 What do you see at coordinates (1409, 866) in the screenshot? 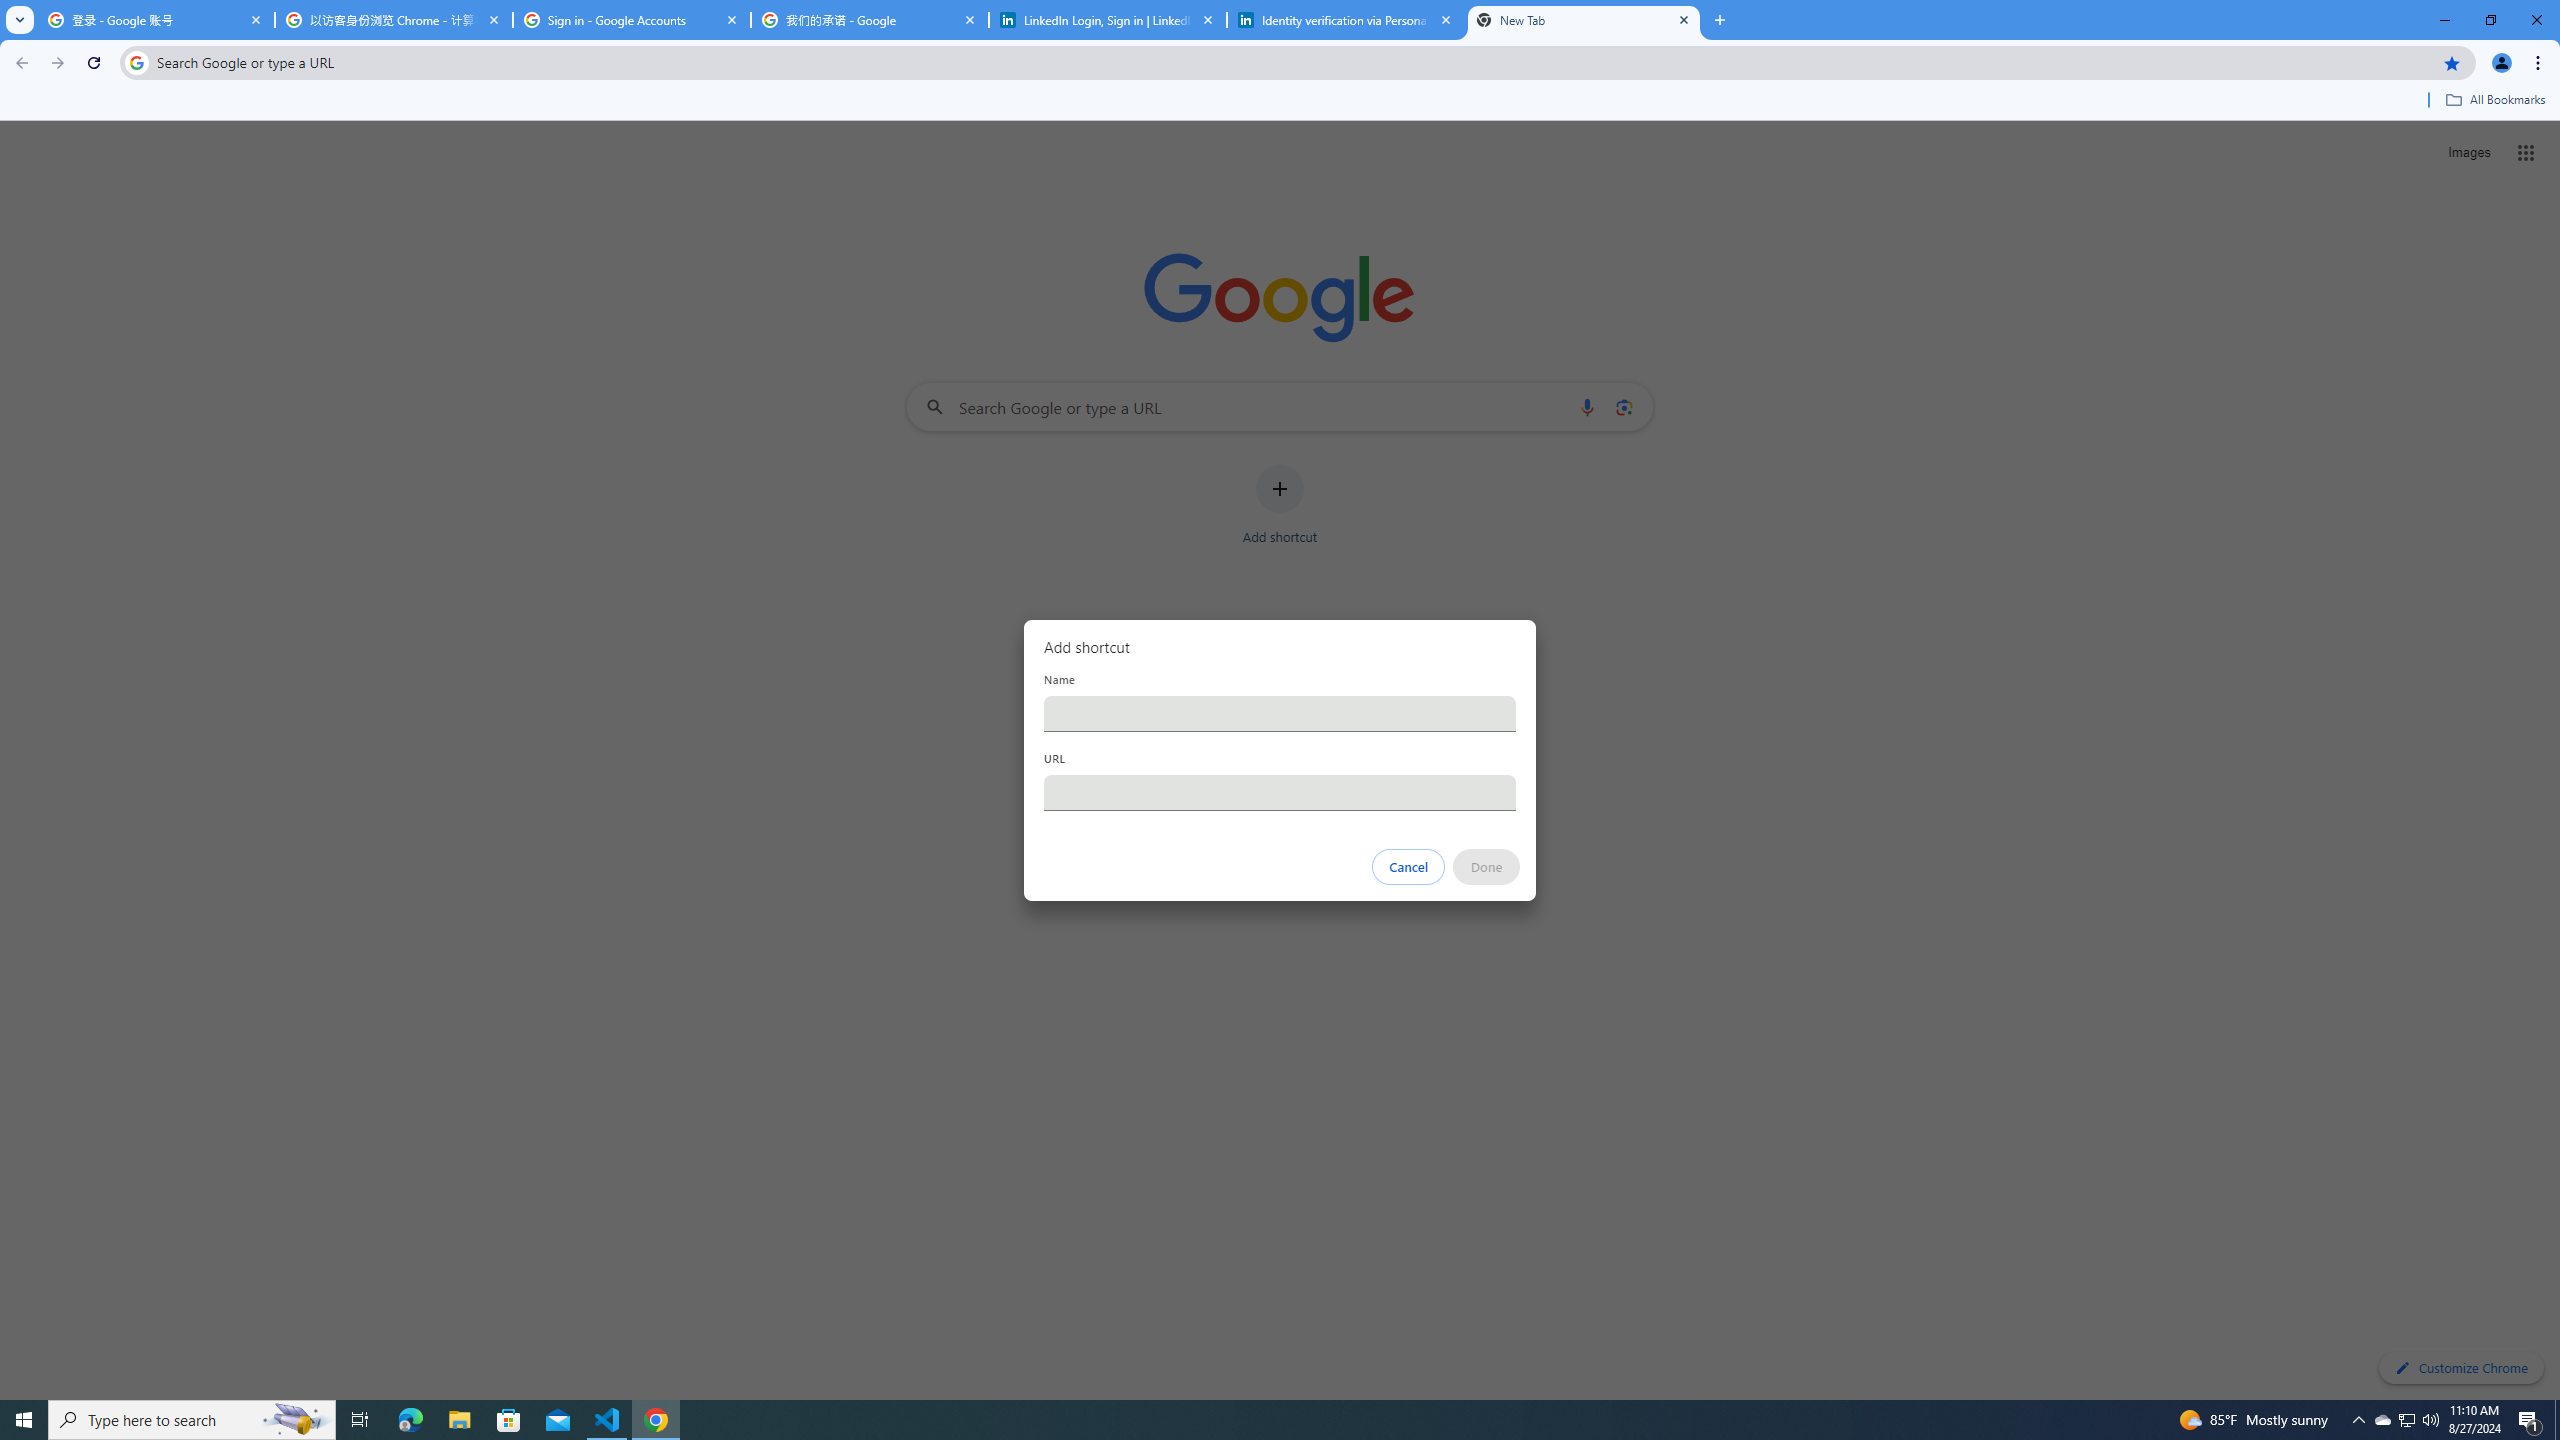
I see `'Cancel'` at bounding box center [1409, 866].